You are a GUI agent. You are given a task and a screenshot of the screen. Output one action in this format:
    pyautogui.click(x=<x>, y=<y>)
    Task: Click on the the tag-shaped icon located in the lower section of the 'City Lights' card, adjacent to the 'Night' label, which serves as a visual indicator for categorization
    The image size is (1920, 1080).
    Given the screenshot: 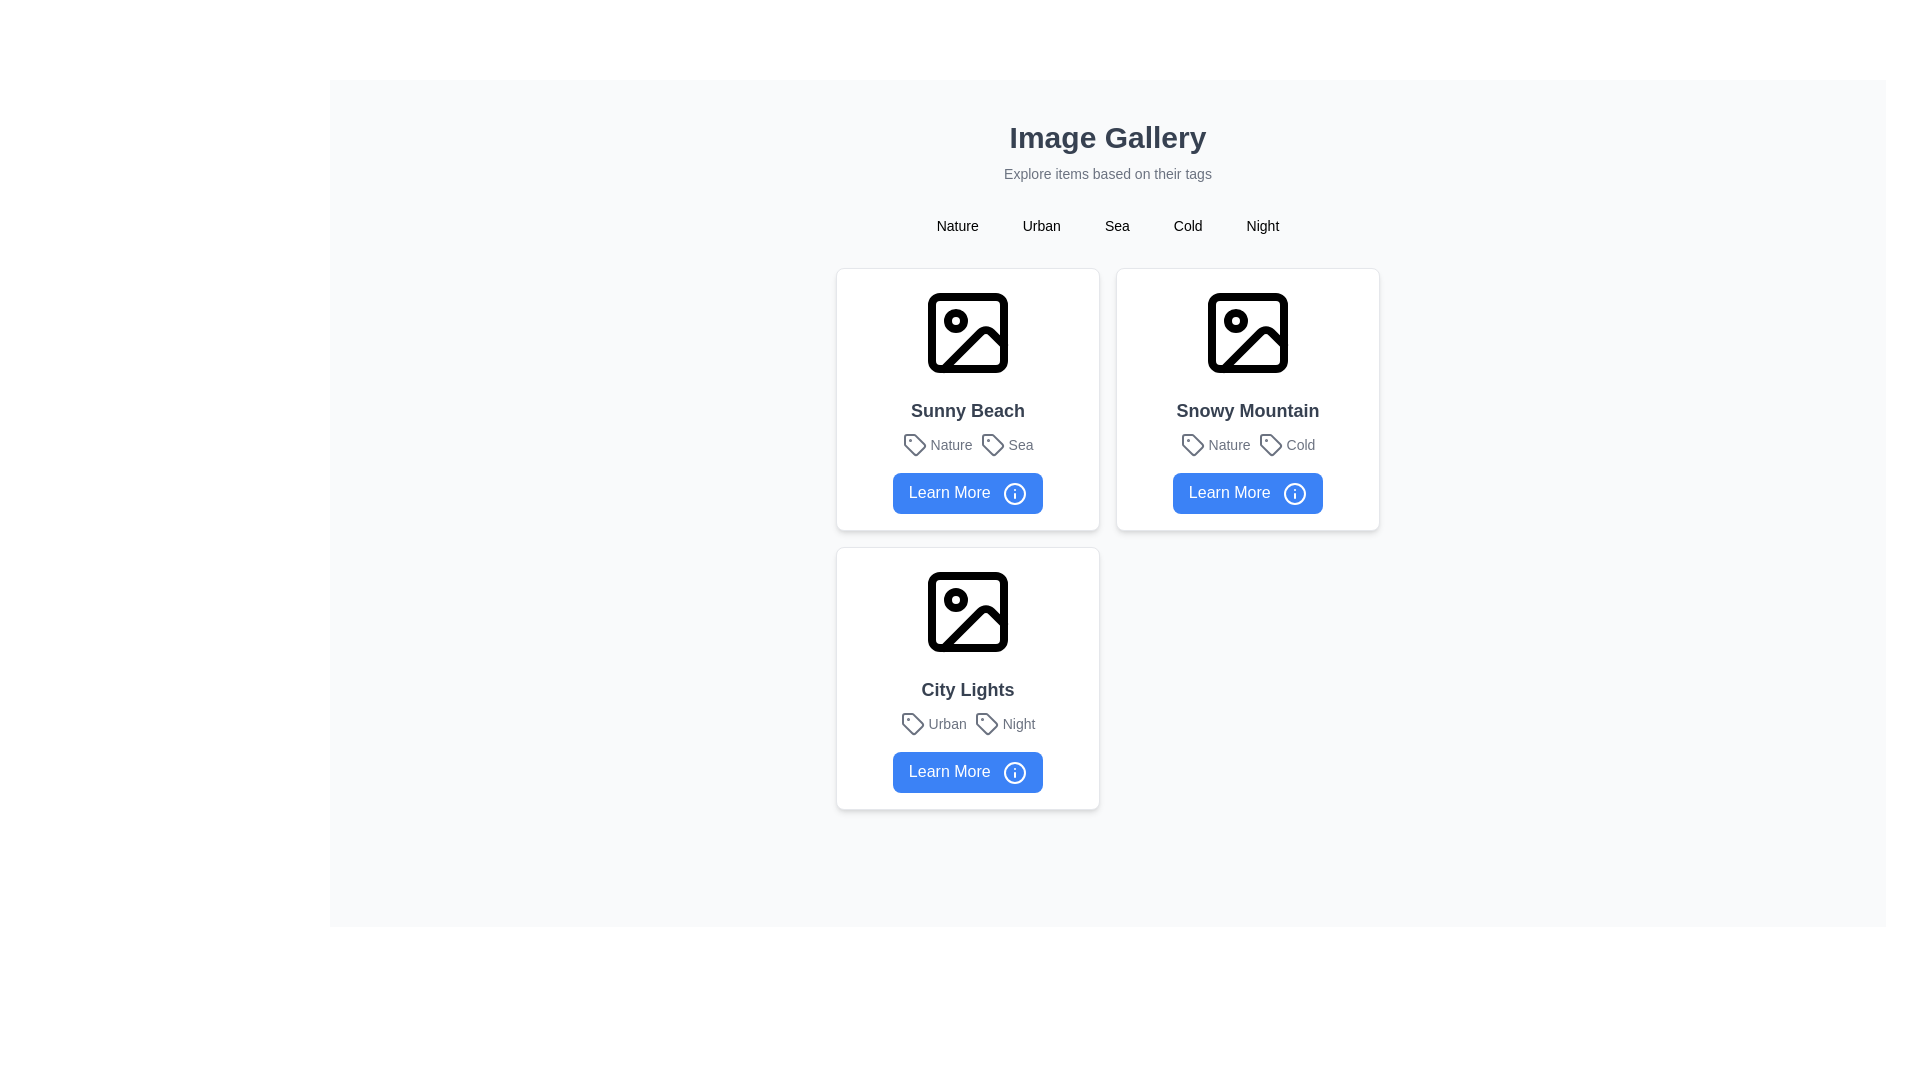 What is the action you would take?
    pyautogui.click(x=986, y=723)
    